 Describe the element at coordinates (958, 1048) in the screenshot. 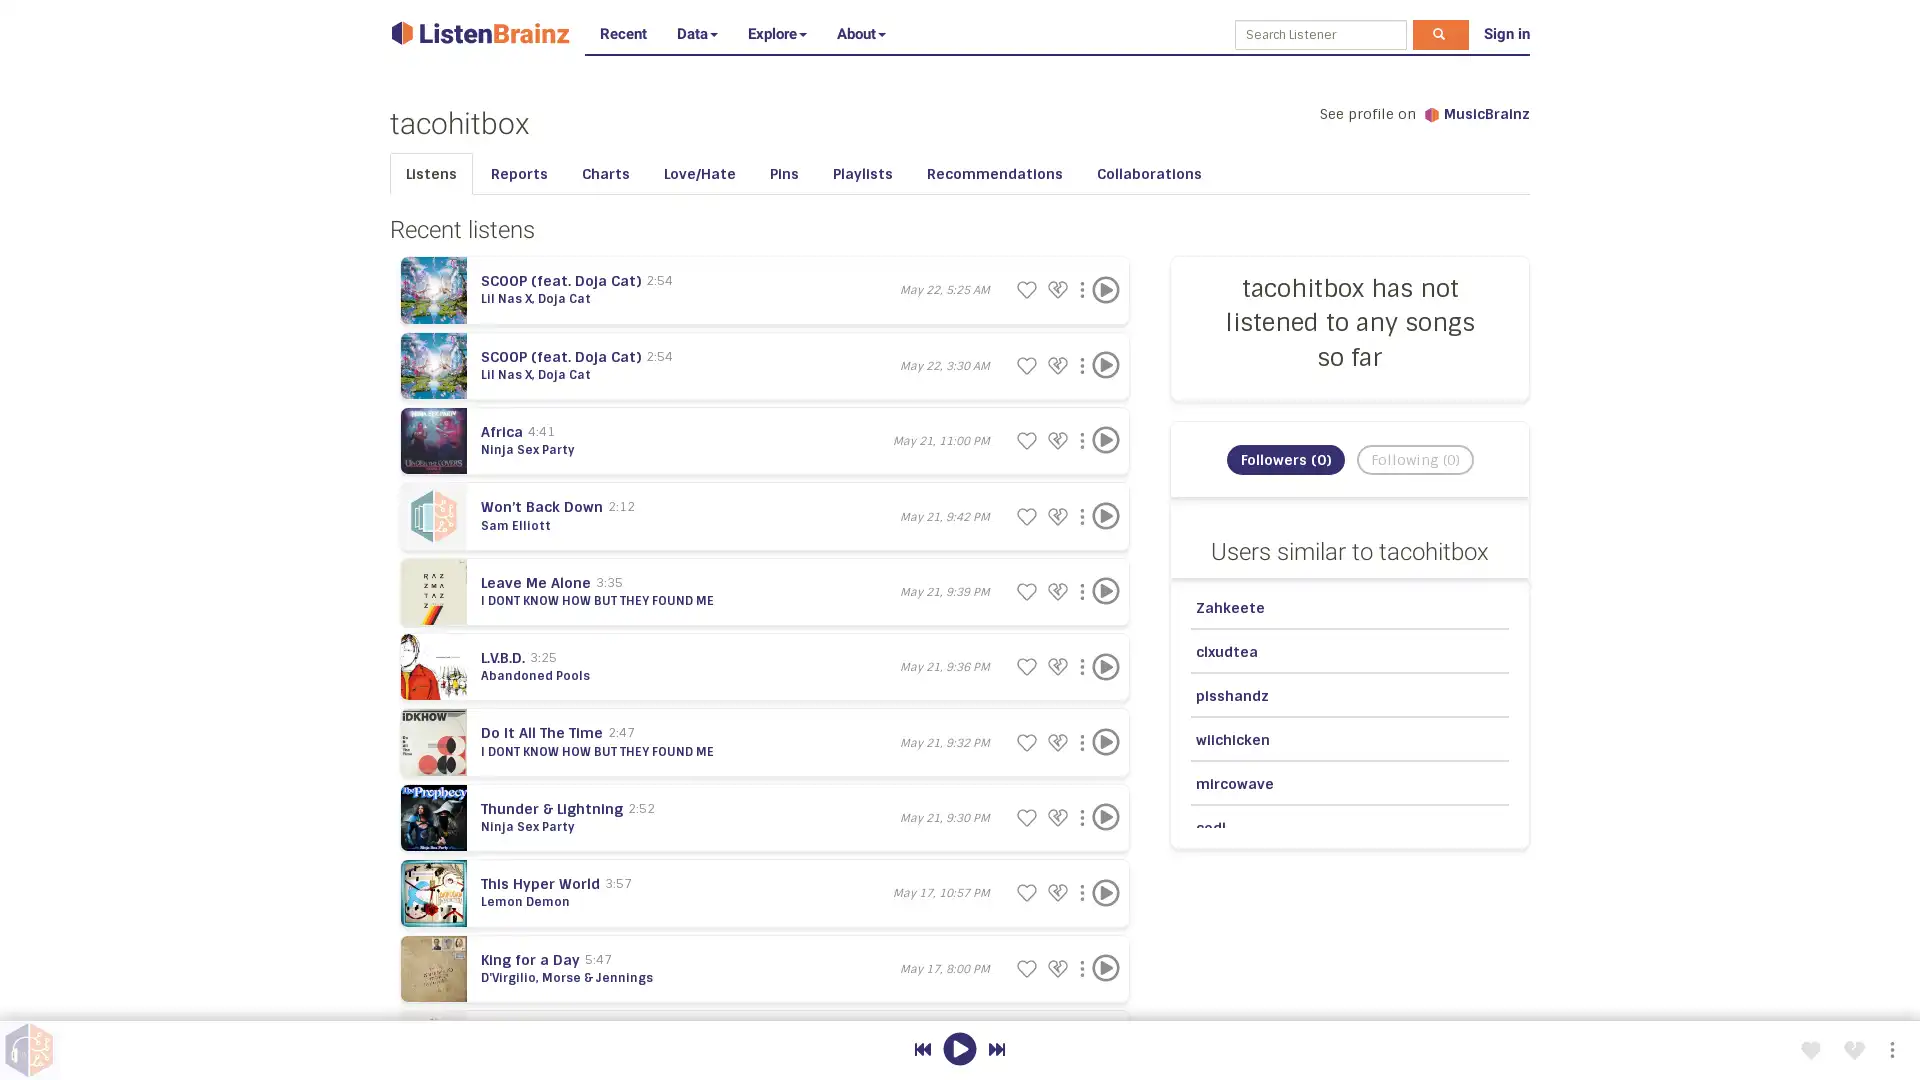

I see `Play` at that location.